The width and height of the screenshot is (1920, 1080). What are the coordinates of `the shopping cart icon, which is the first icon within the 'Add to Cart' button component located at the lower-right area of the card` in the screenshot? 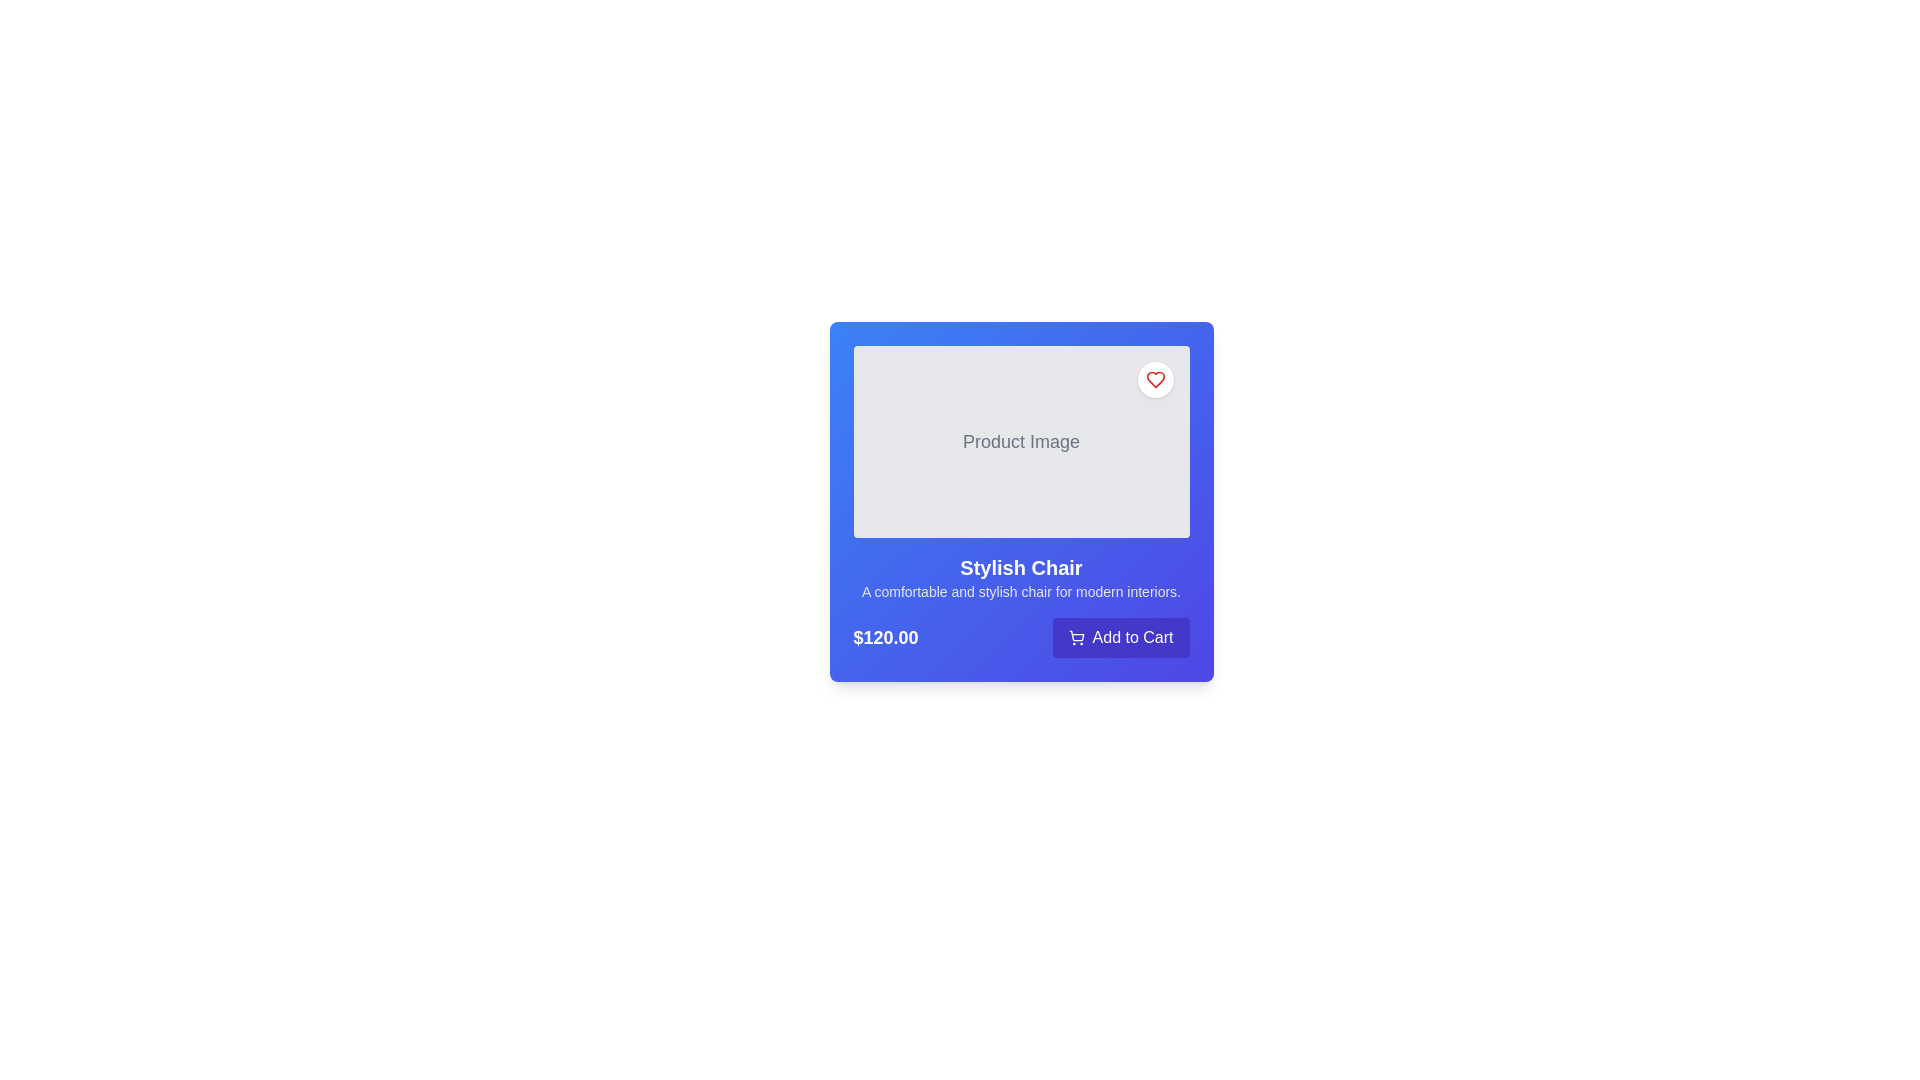 It's located at (1075, 637).